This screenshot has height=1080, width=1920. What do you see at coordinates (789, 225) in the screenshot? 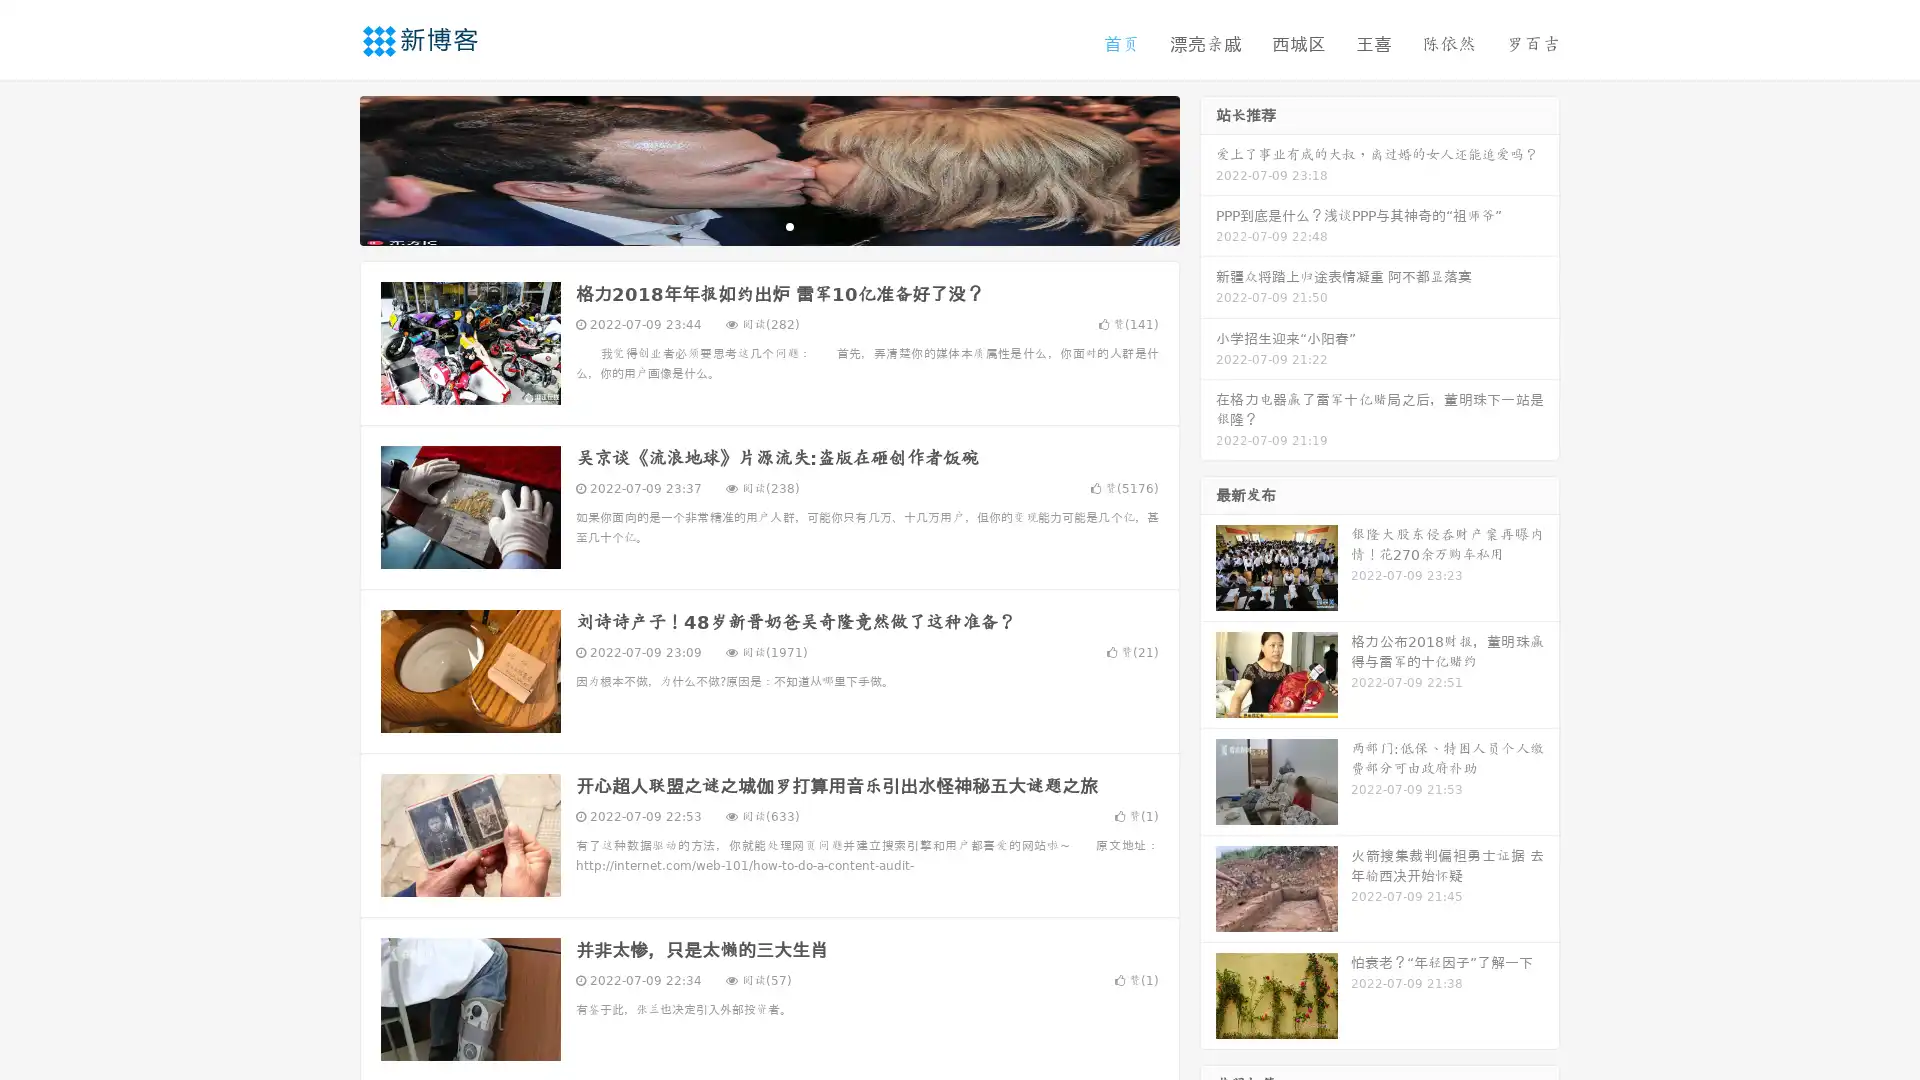
I see `Go to slide 3` at bounding box center [789, 225].